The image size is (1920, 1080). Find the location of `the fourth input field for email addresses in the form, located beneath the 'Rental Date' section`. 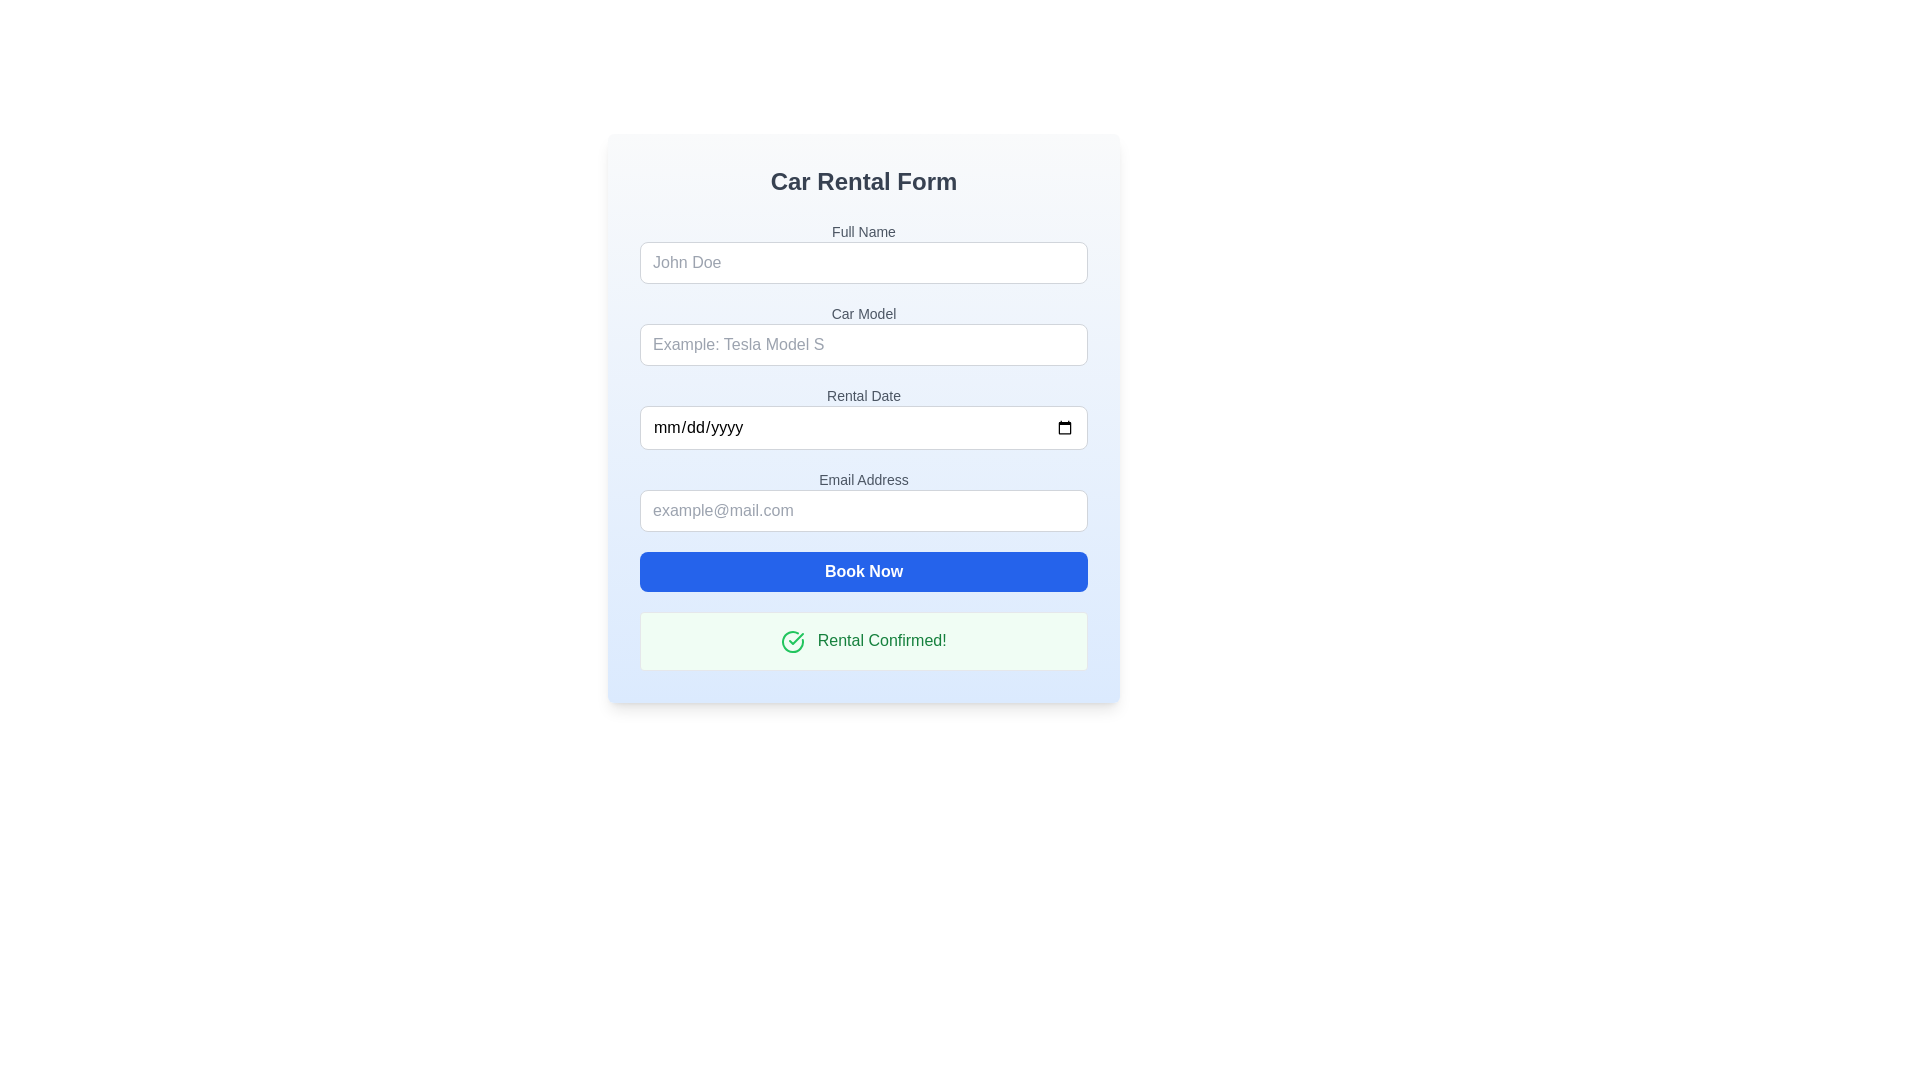

the fourth input field for email addresses in the form, located beneath the 'Rental Date' section is located at coordinates (864, 500).